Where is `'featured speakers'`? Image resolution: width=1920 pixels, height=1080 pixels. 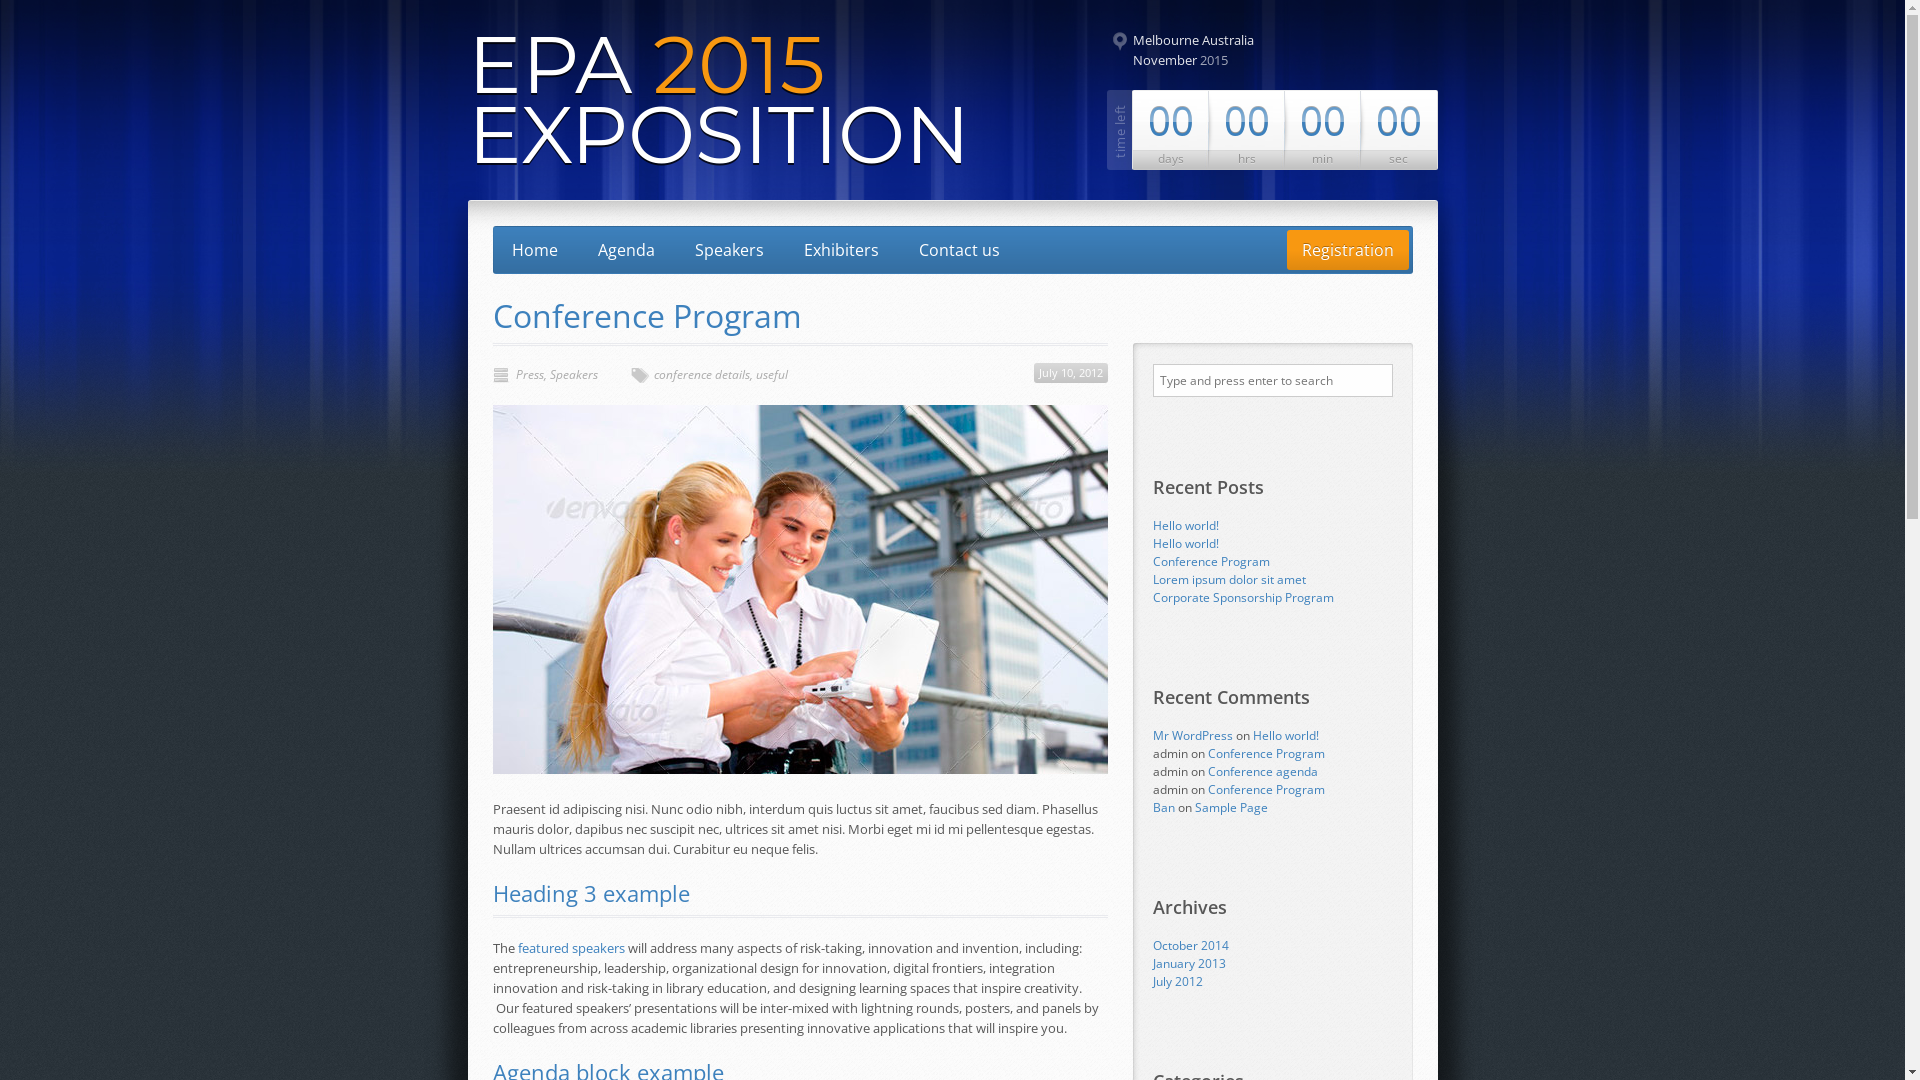
'featured speakers' is located at coordinates (518, 947).